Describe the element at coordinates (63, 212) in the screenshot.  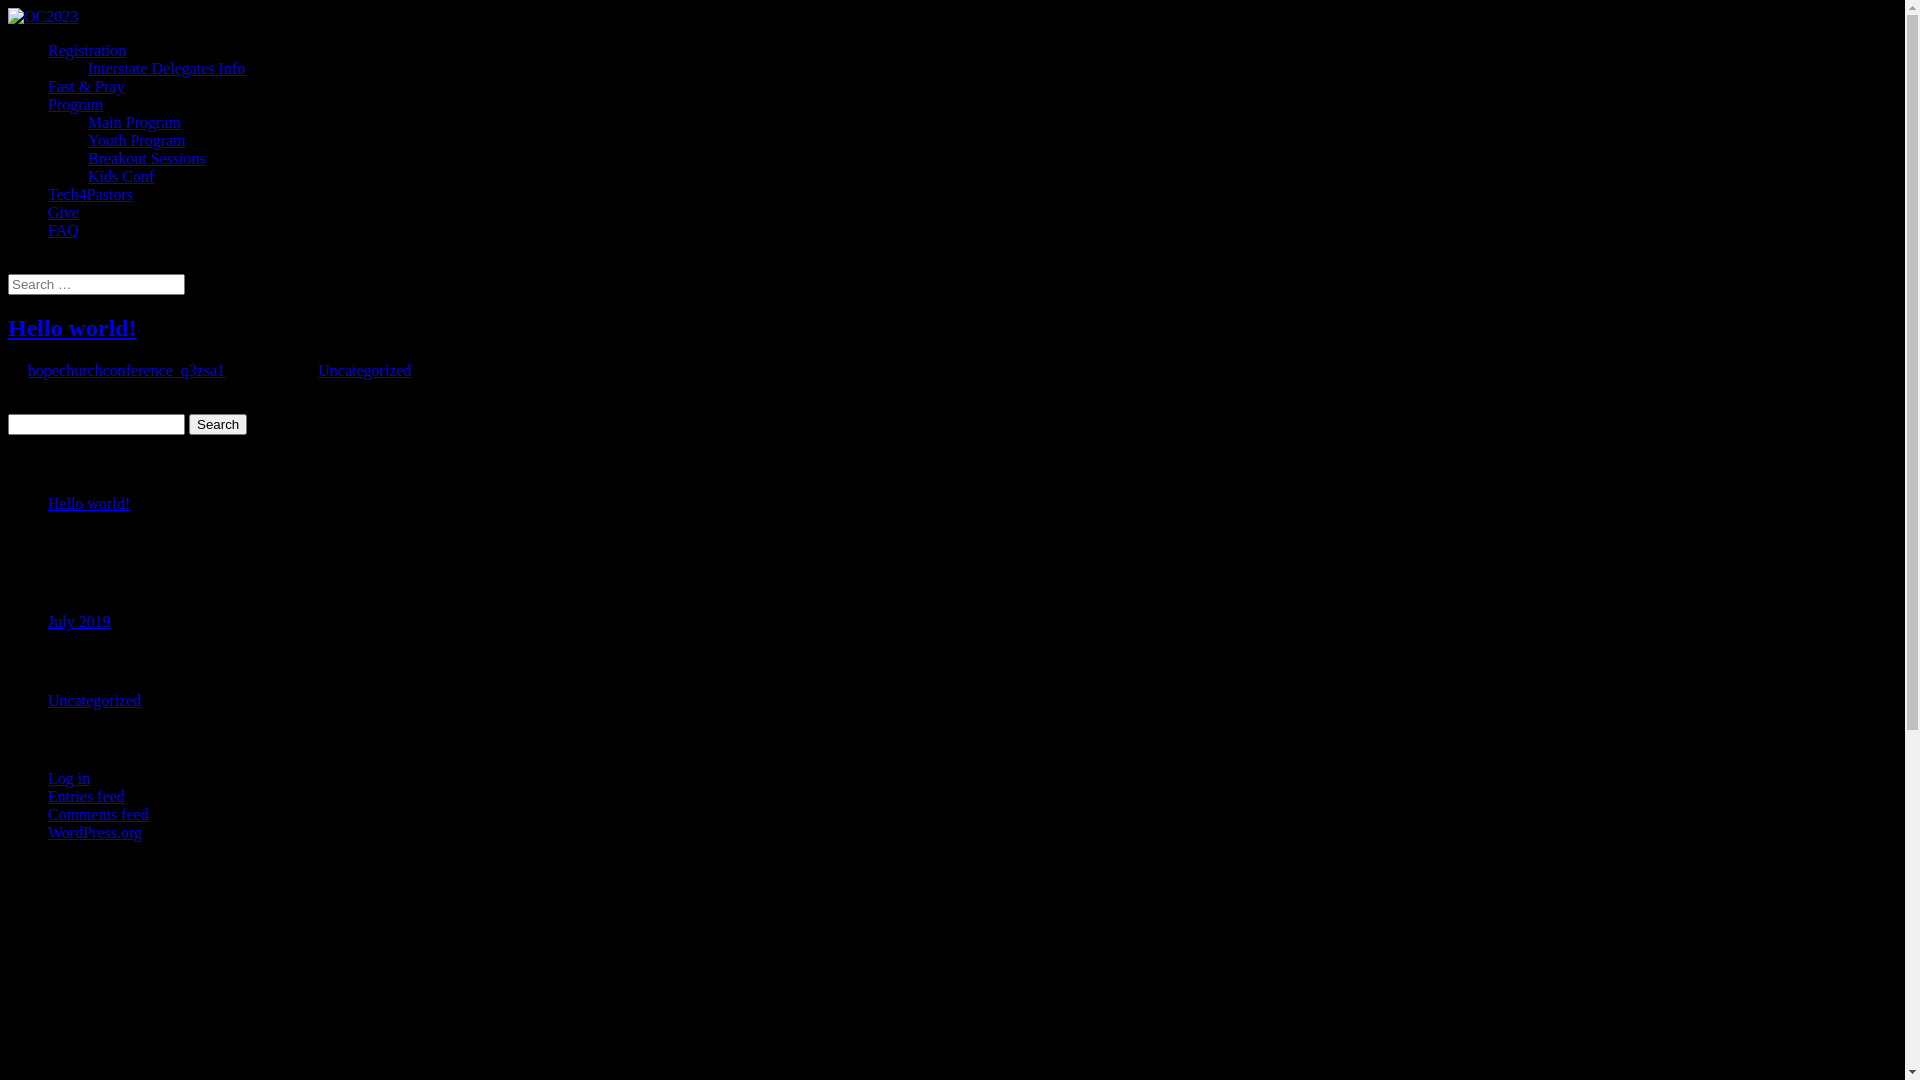
I see `'Give'` at that location.